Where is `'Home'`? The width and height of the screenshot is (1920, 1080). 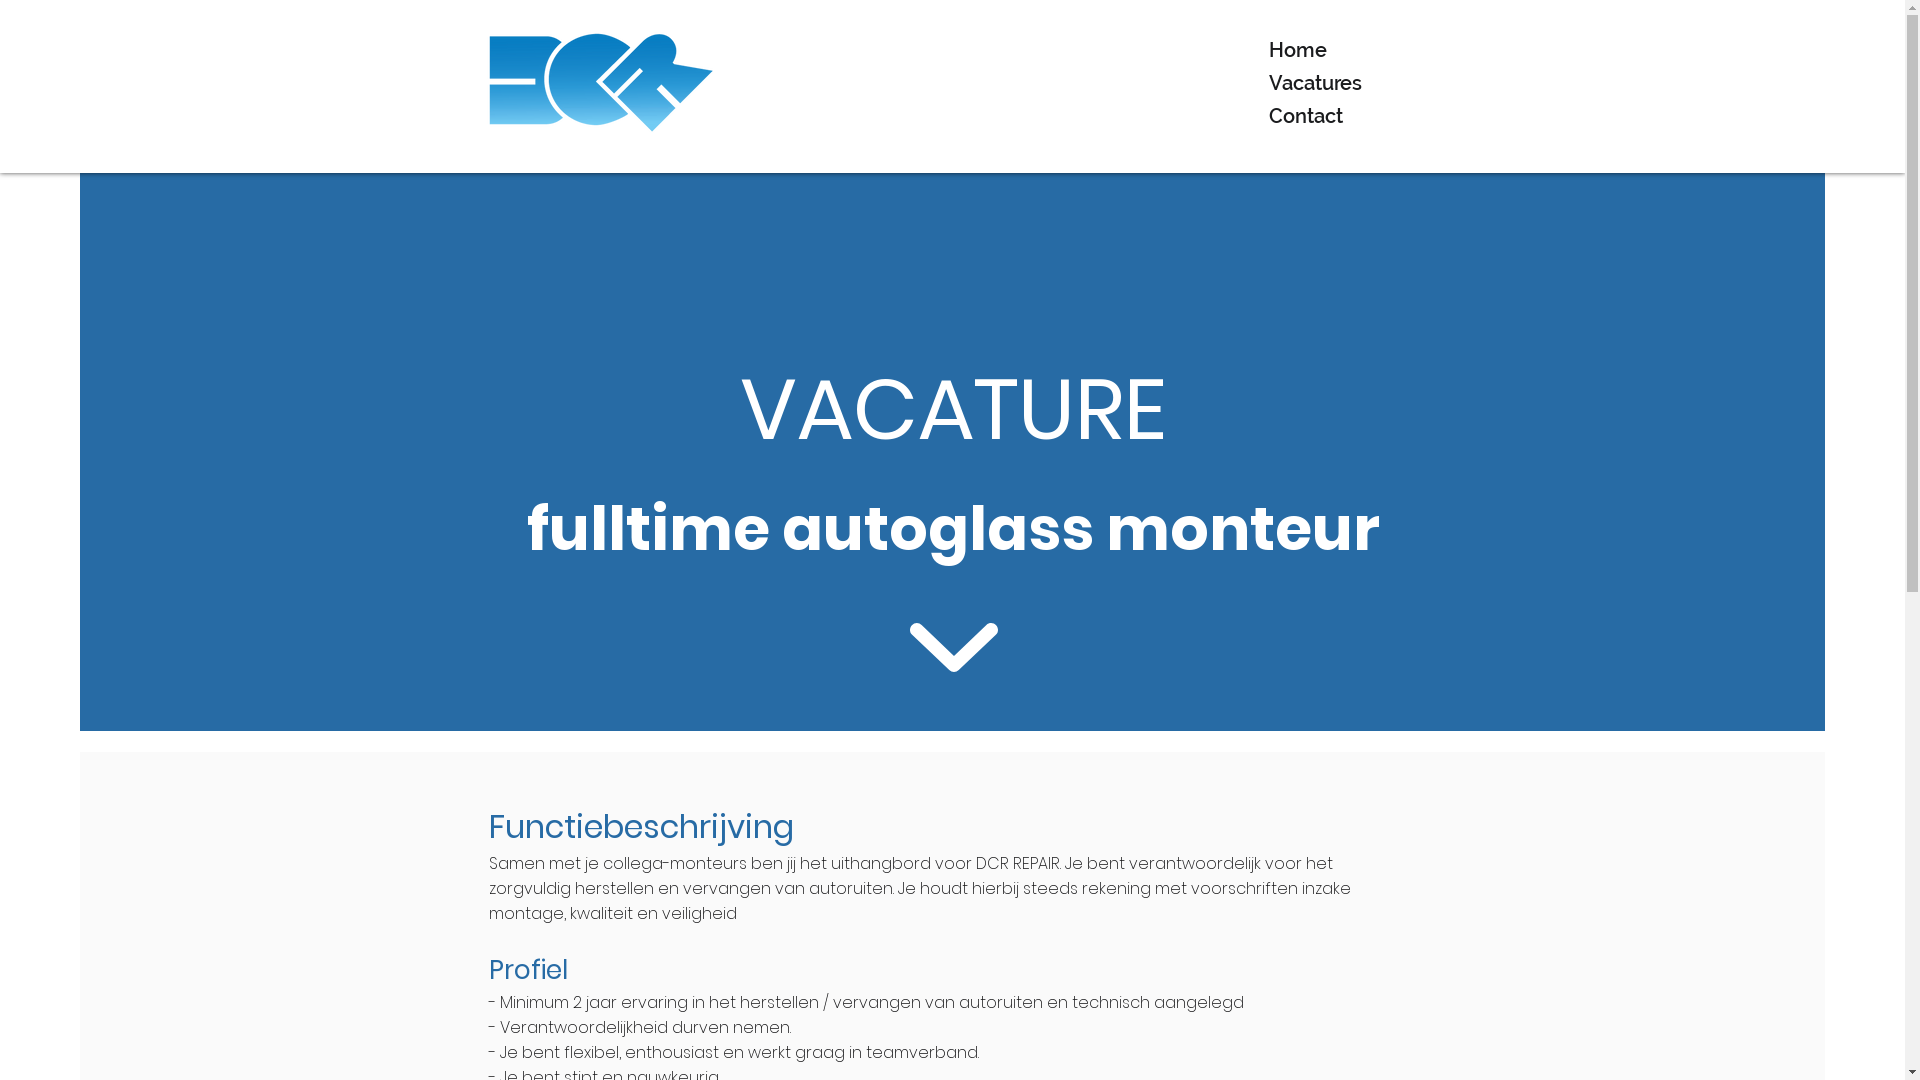 'Home' is located at coordinates (1354, 49).